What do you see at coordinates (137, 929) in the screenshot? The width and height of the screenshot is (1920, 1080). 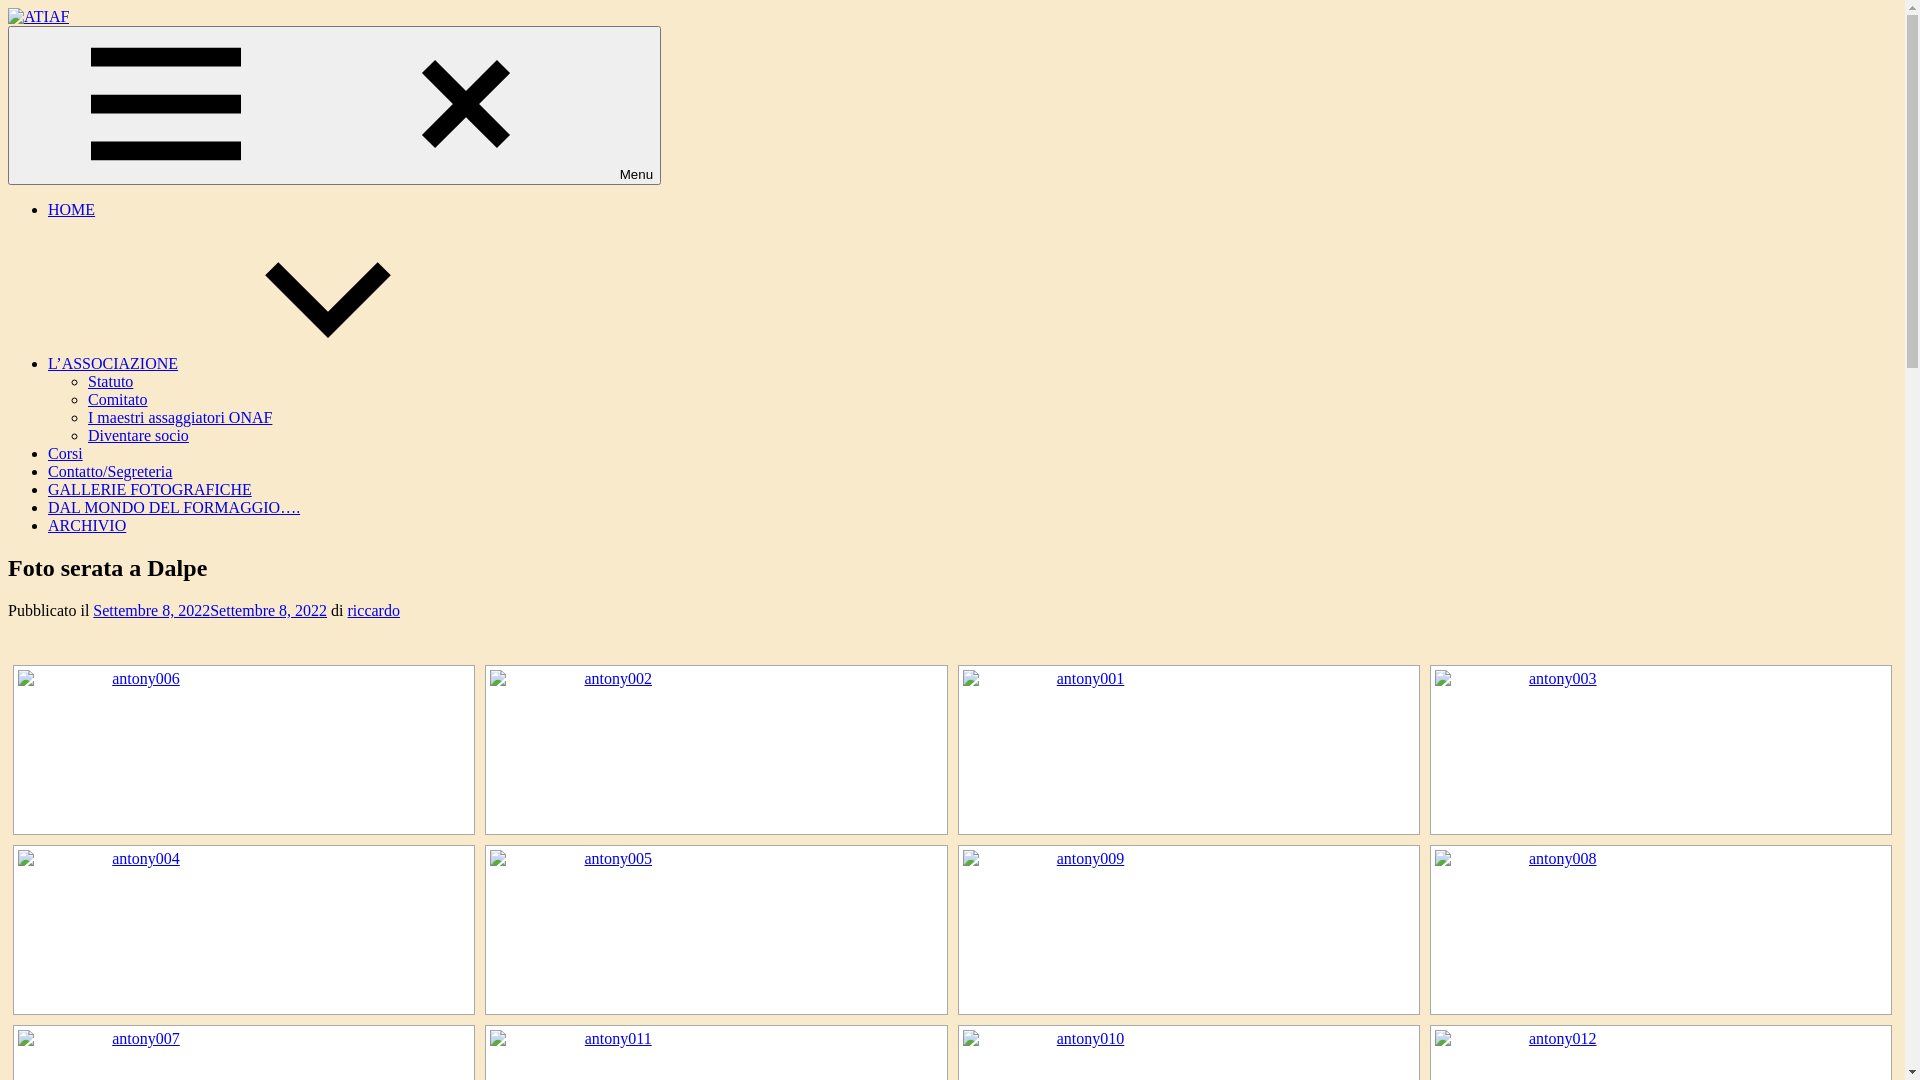 I see `'antony004'` at bounding box center [137, 929].